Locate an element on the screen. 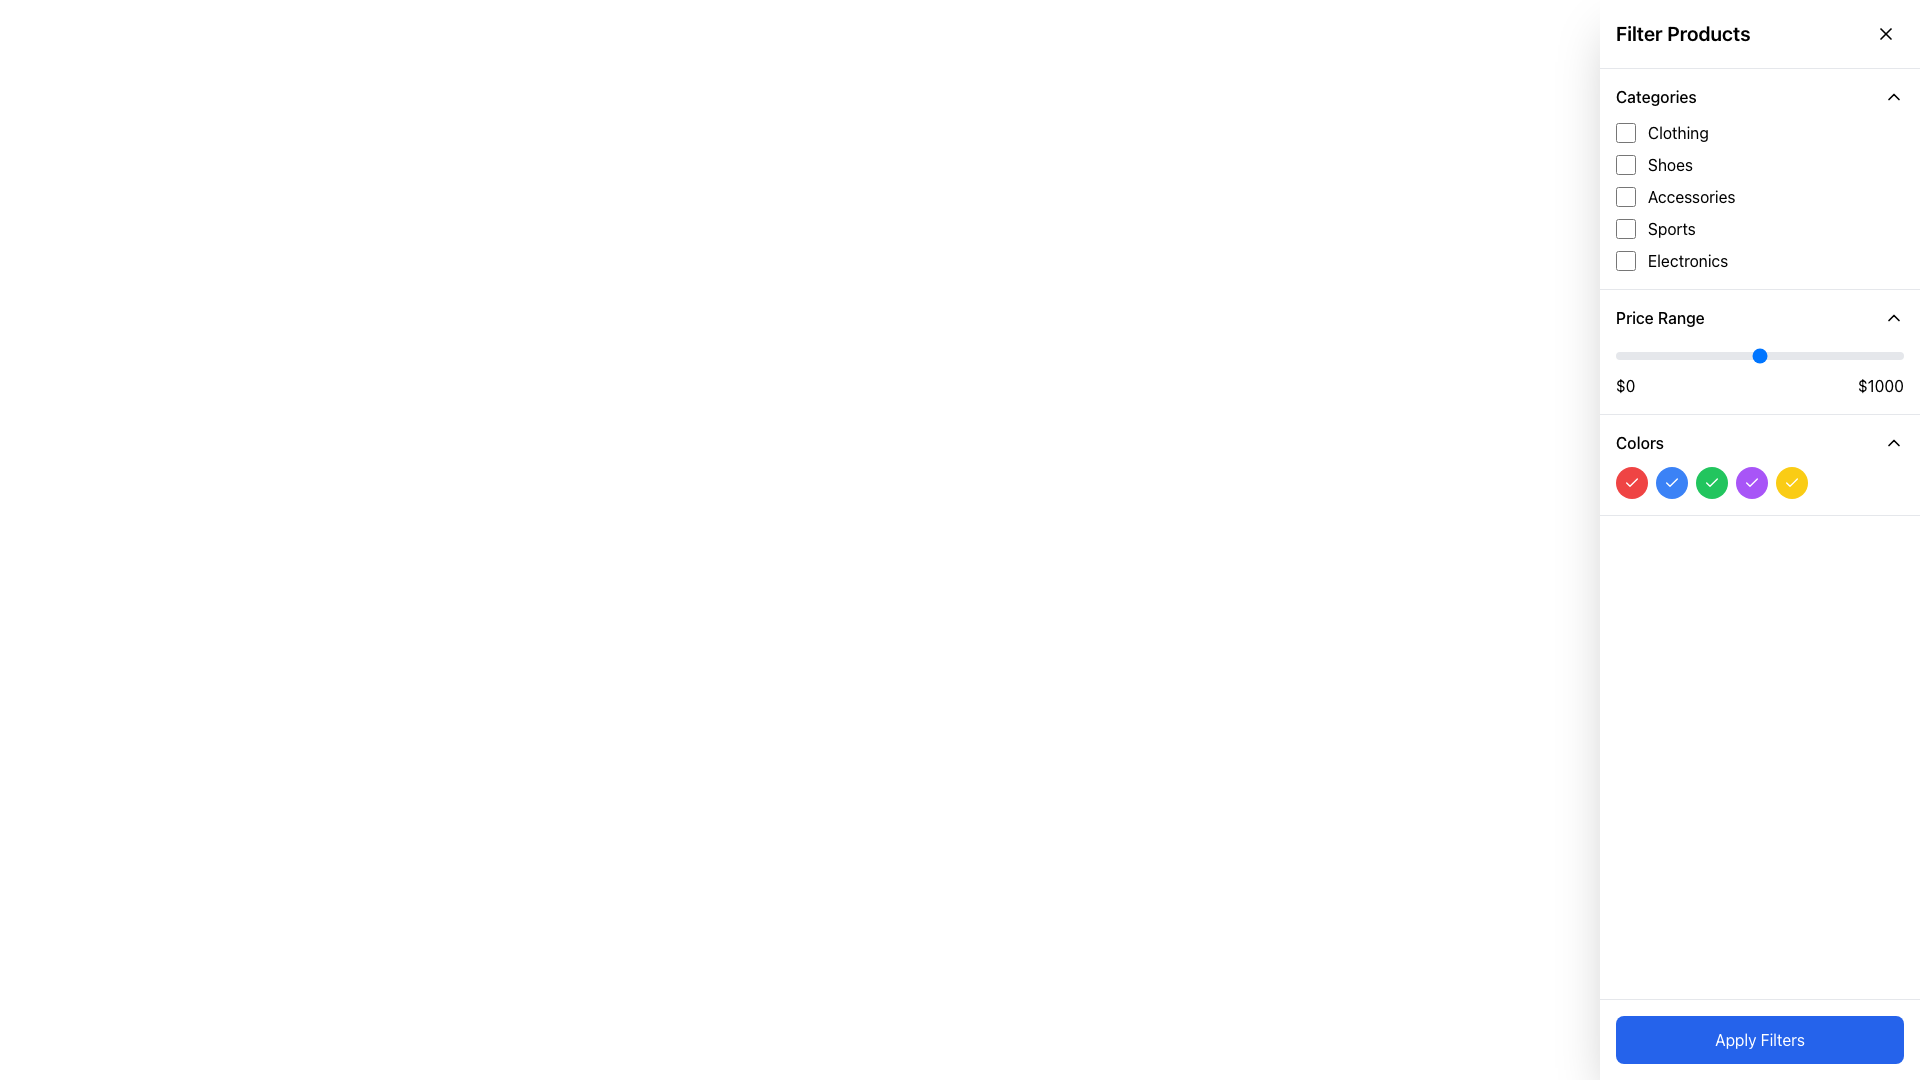 The width and height of the screenshot is (1920, 1080). the last circular button representing the yellow color filter in the 'Colors' section of the filtering panel is located at coordinates (1791, 482).